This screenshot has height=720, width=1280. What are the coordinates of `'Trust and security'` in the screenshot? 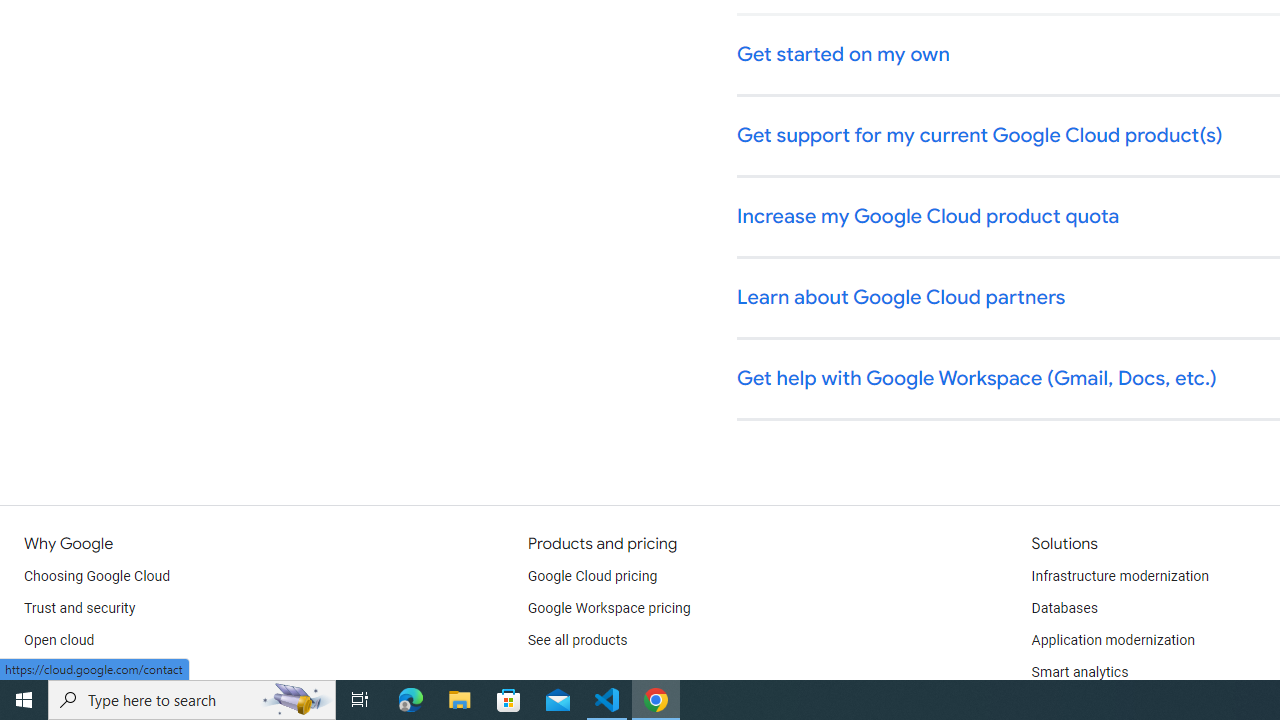 It's located at (80, 608).